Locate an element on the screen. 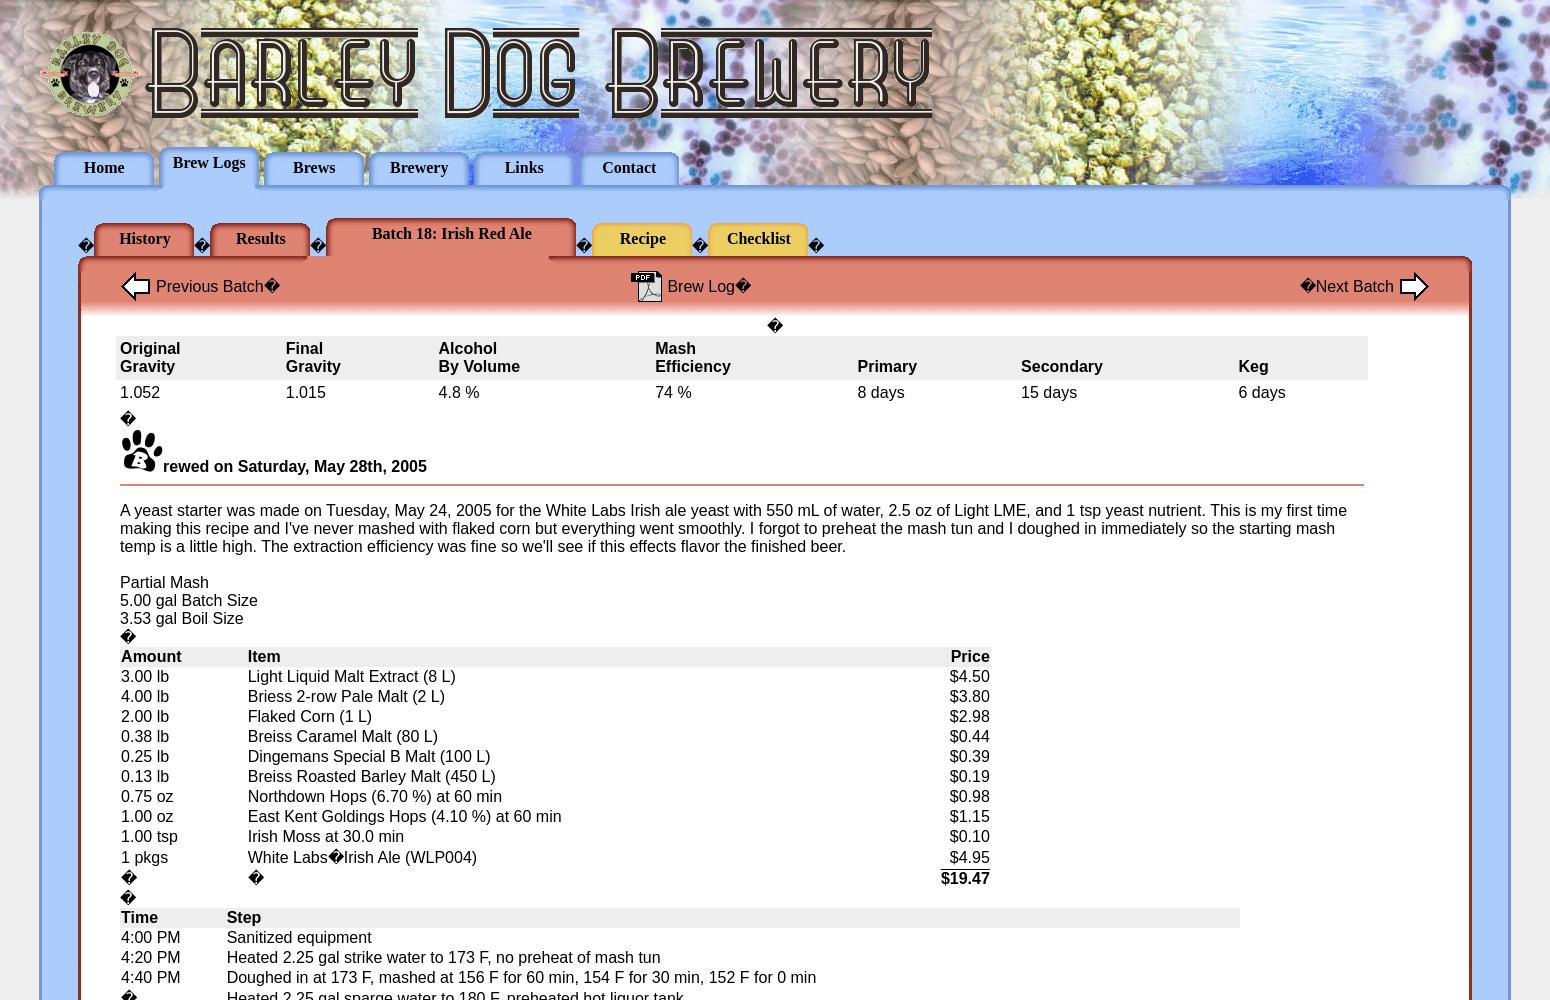  '3.53 gal Boil Size' is located at coordinates (180, 617).